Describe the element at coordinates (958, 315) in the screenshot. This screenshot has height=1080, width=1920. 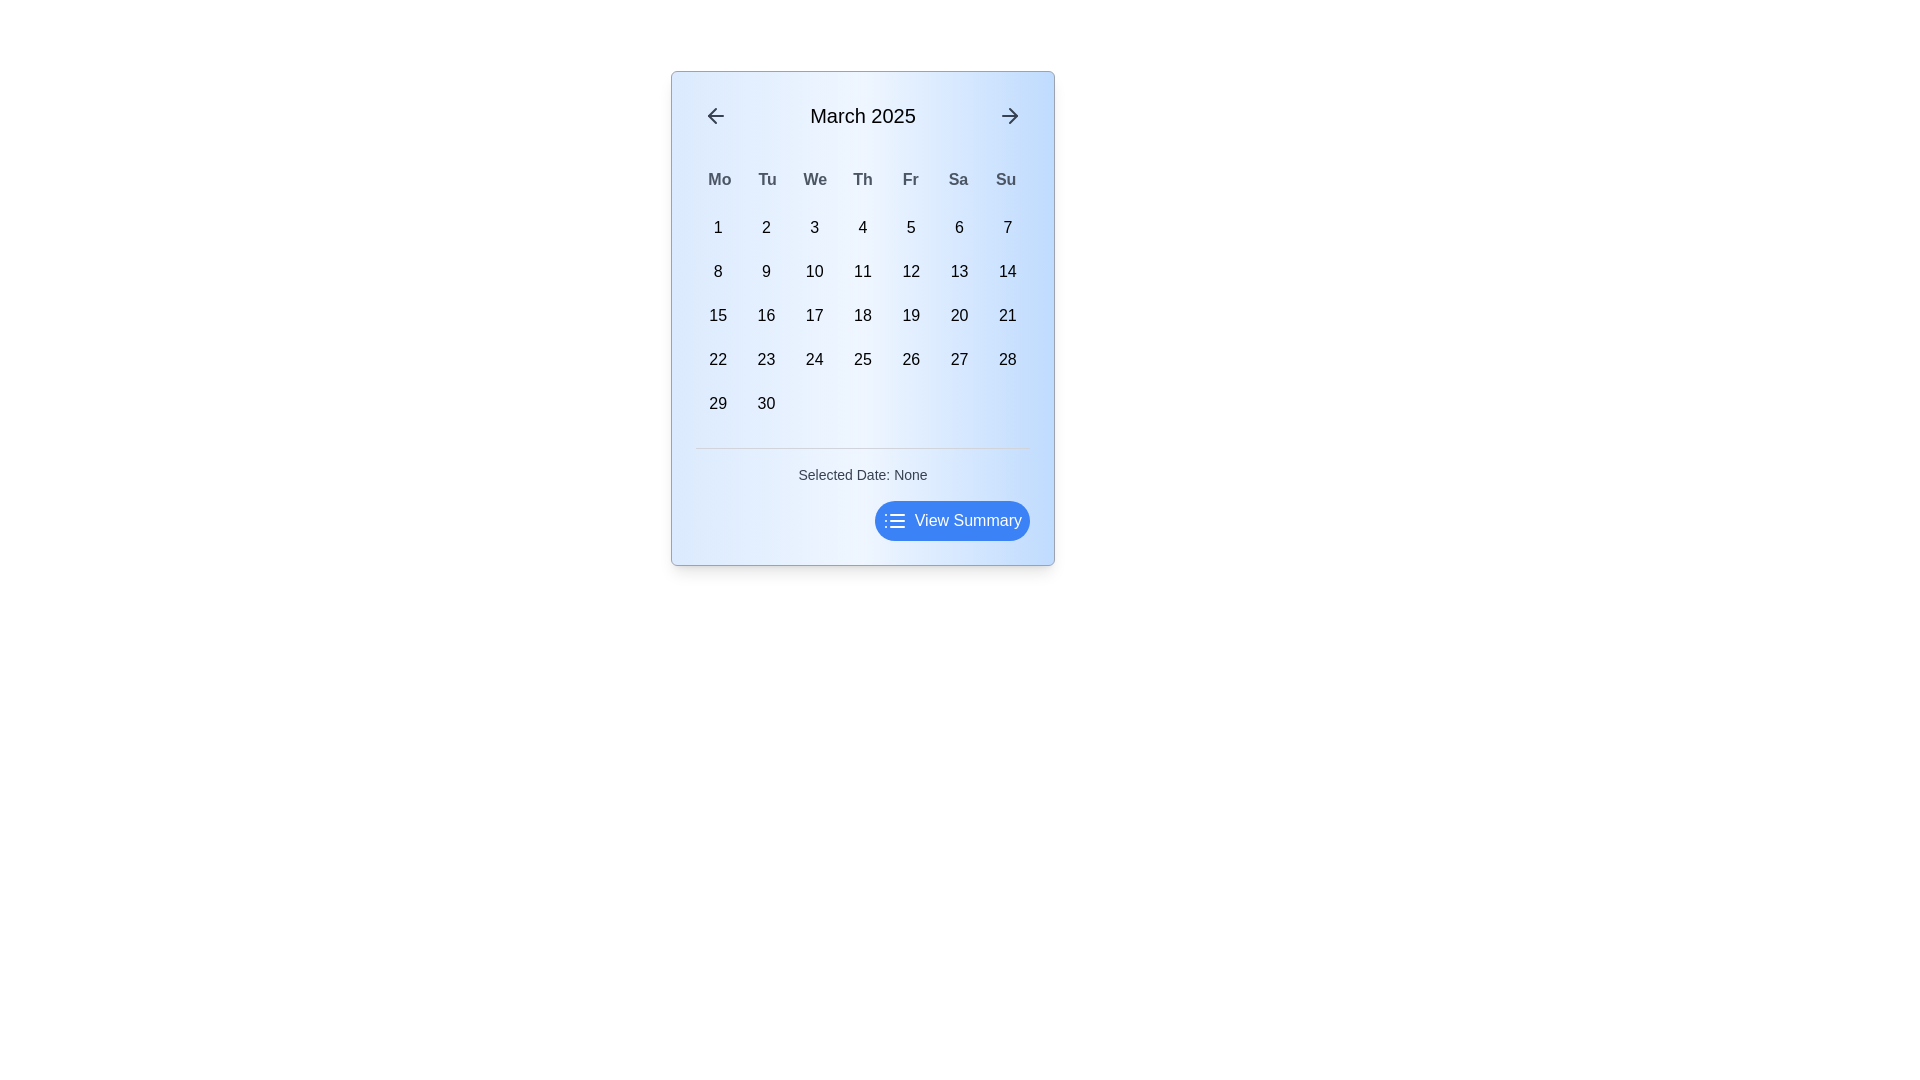
I see `the circular button with the number '20' centered within it` at that location.